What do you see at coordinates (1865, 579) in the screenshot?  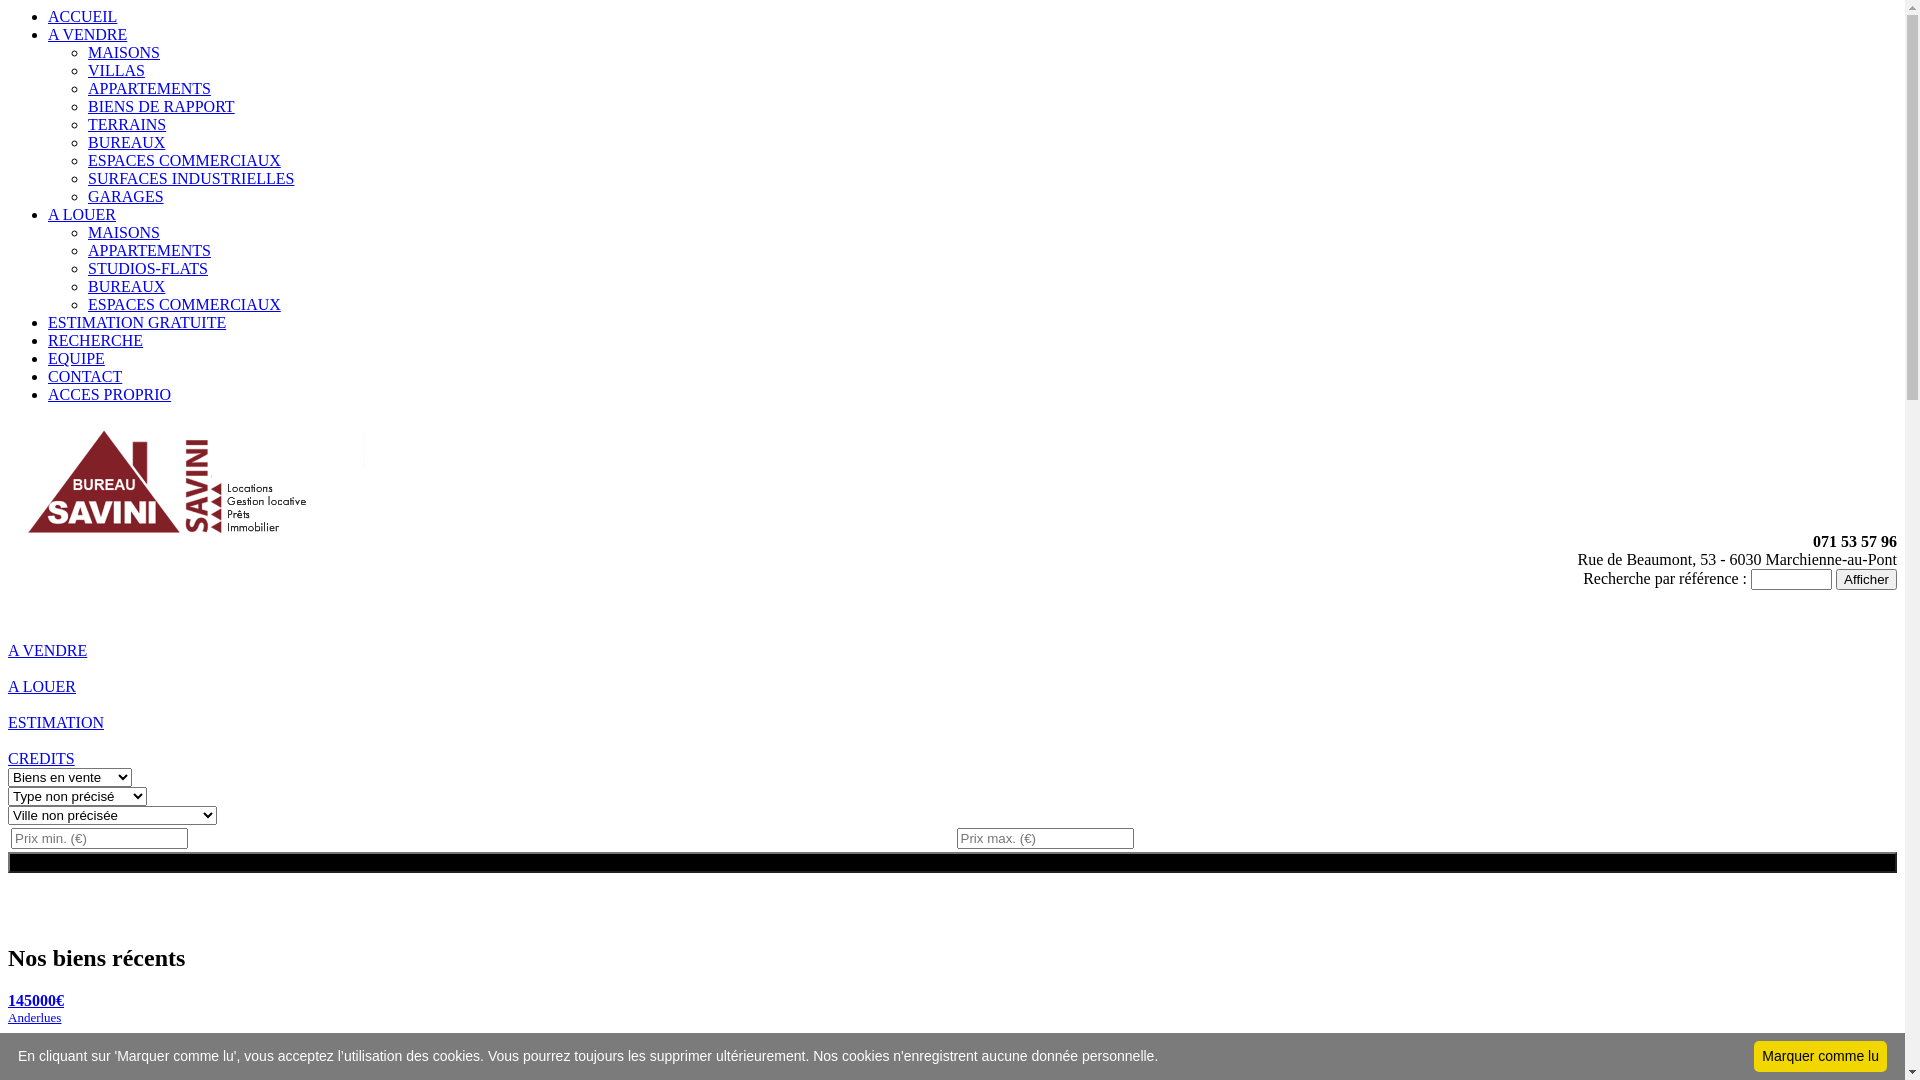 I see `'Afficher'` at bounding box center [1865, 579].